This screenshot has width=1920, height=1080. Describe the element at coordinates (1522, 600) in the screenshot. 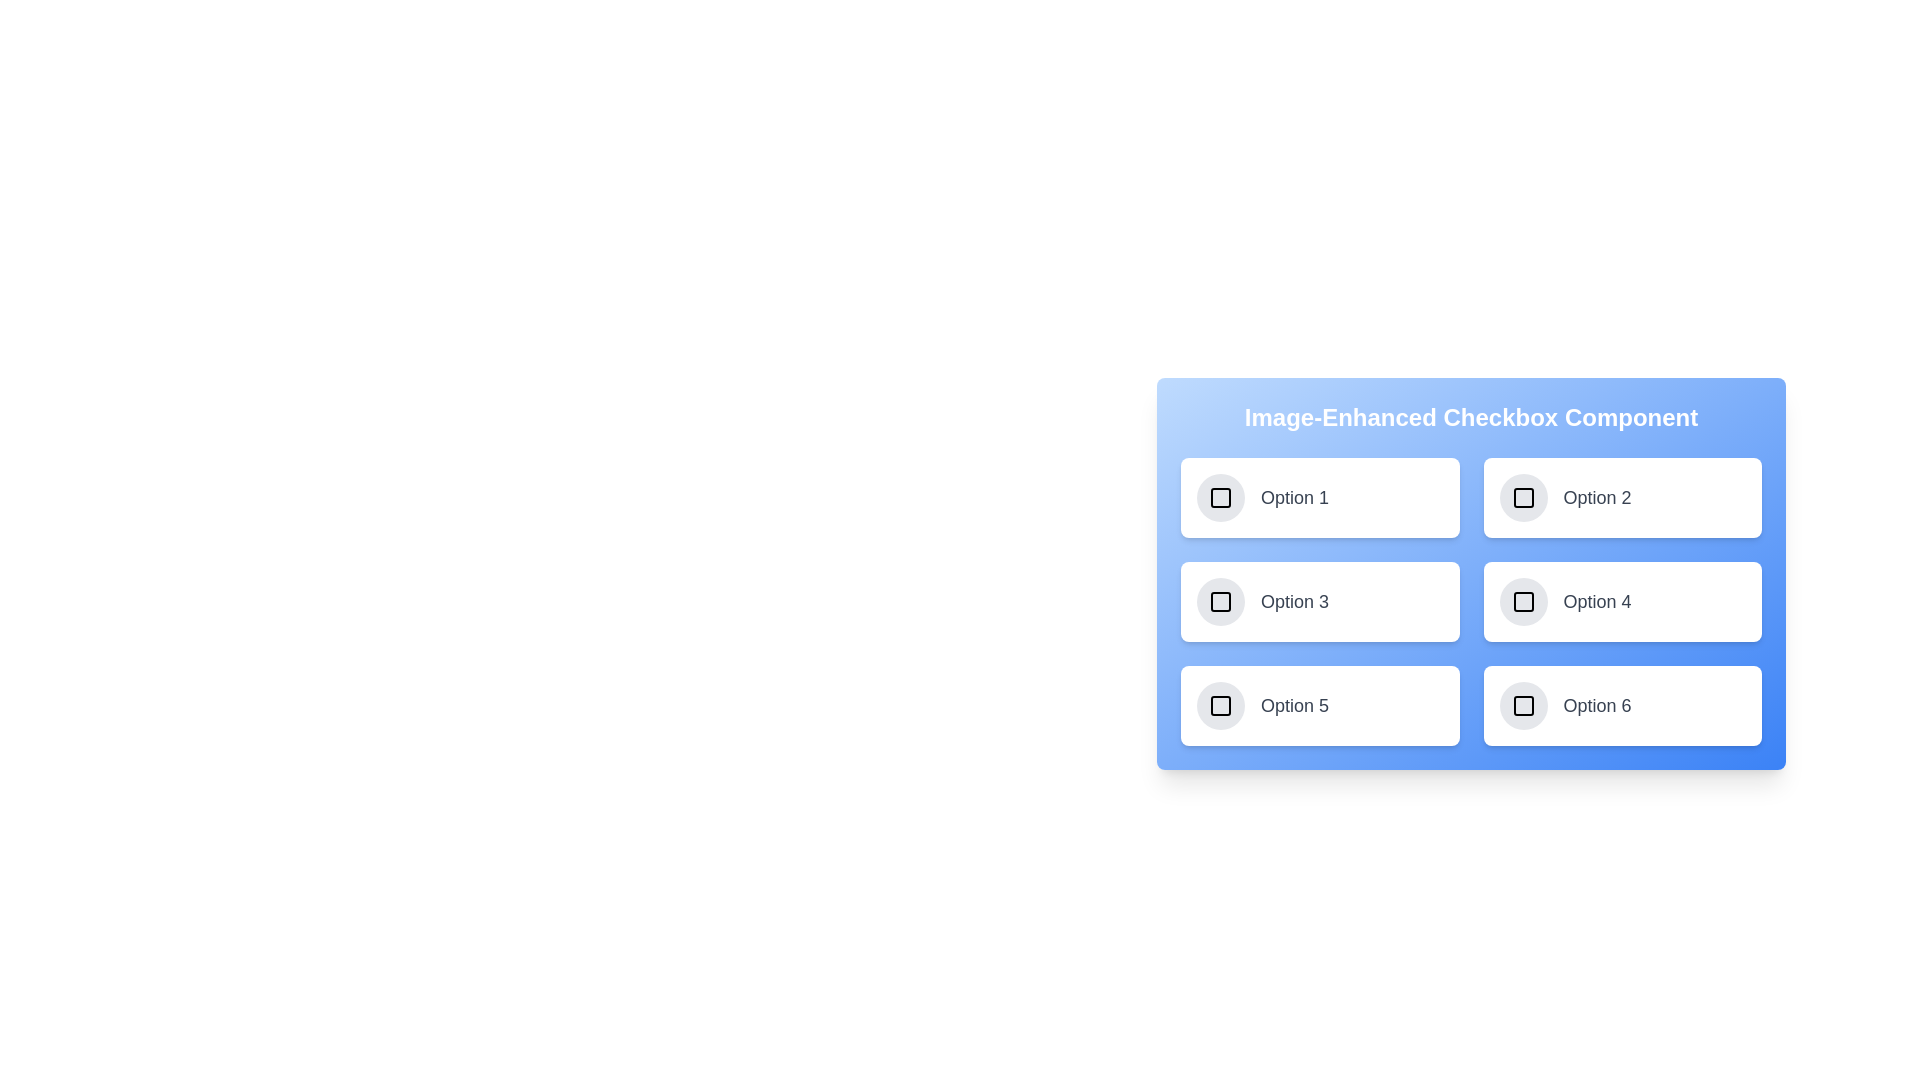

I see `the checkbox corresponding to 4` at that location.